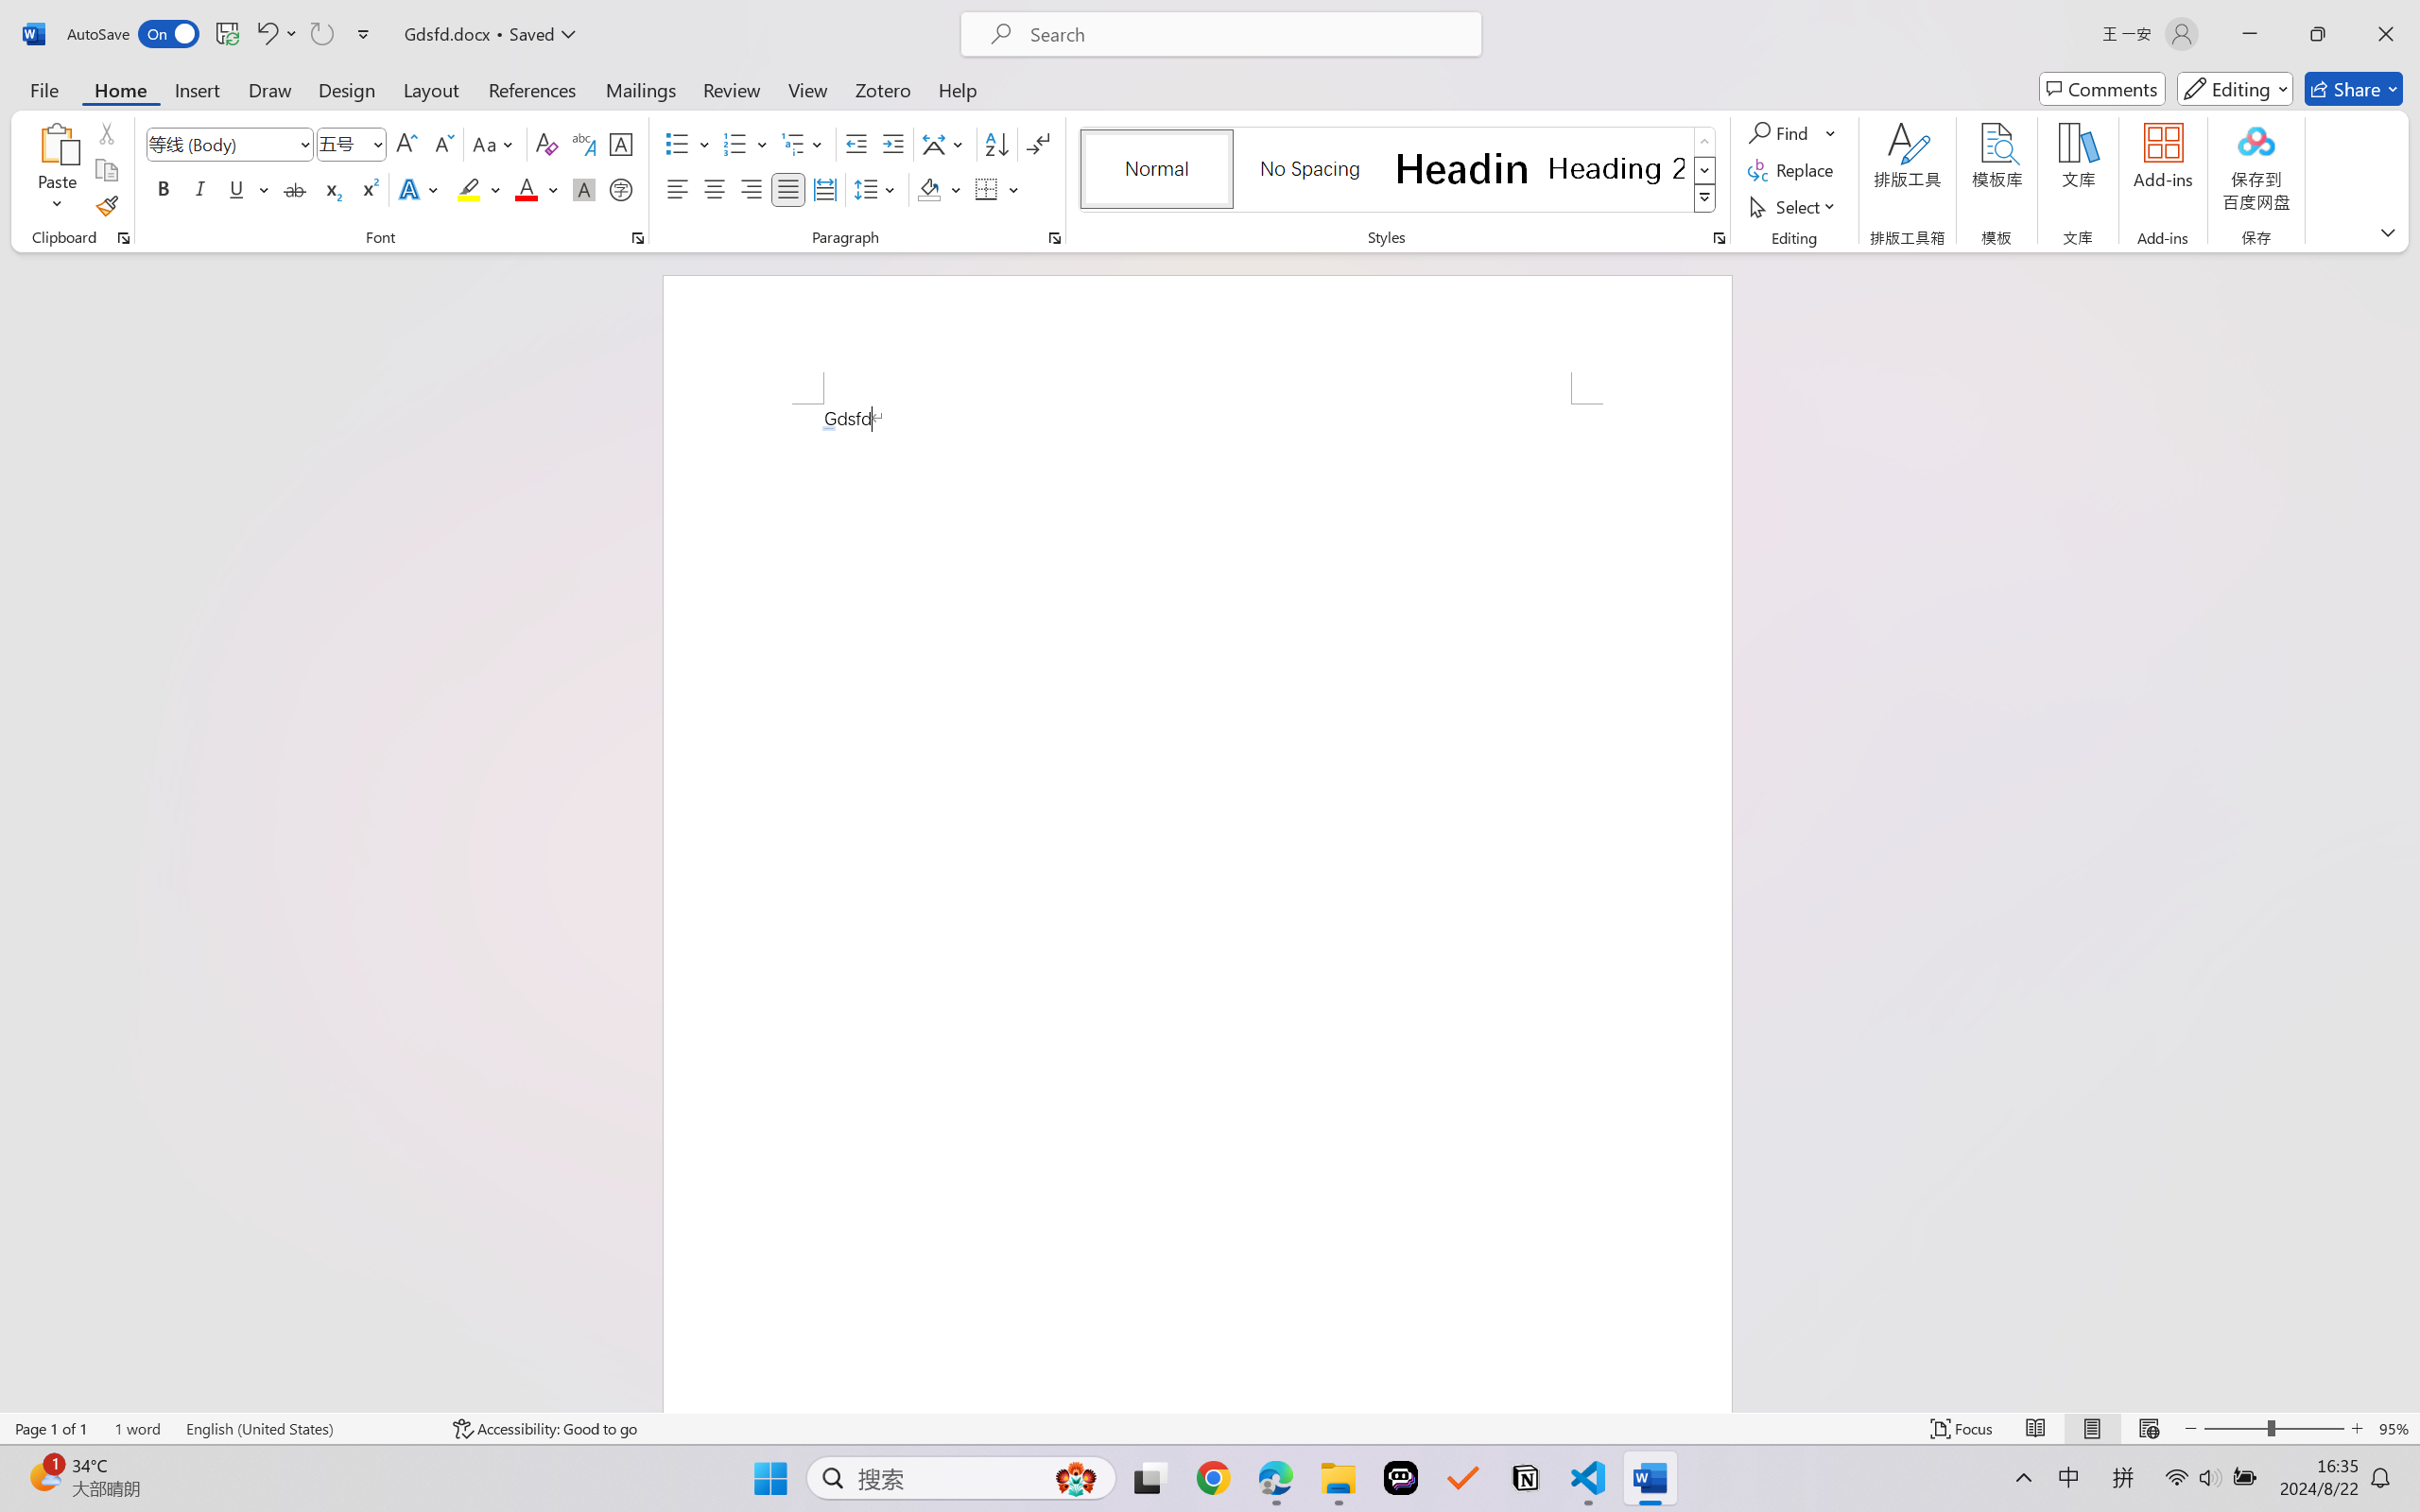  Describe the element at coordinates (468, 188) in the screenshot. I see `'Text Highlight Color Yellow'` at that location.